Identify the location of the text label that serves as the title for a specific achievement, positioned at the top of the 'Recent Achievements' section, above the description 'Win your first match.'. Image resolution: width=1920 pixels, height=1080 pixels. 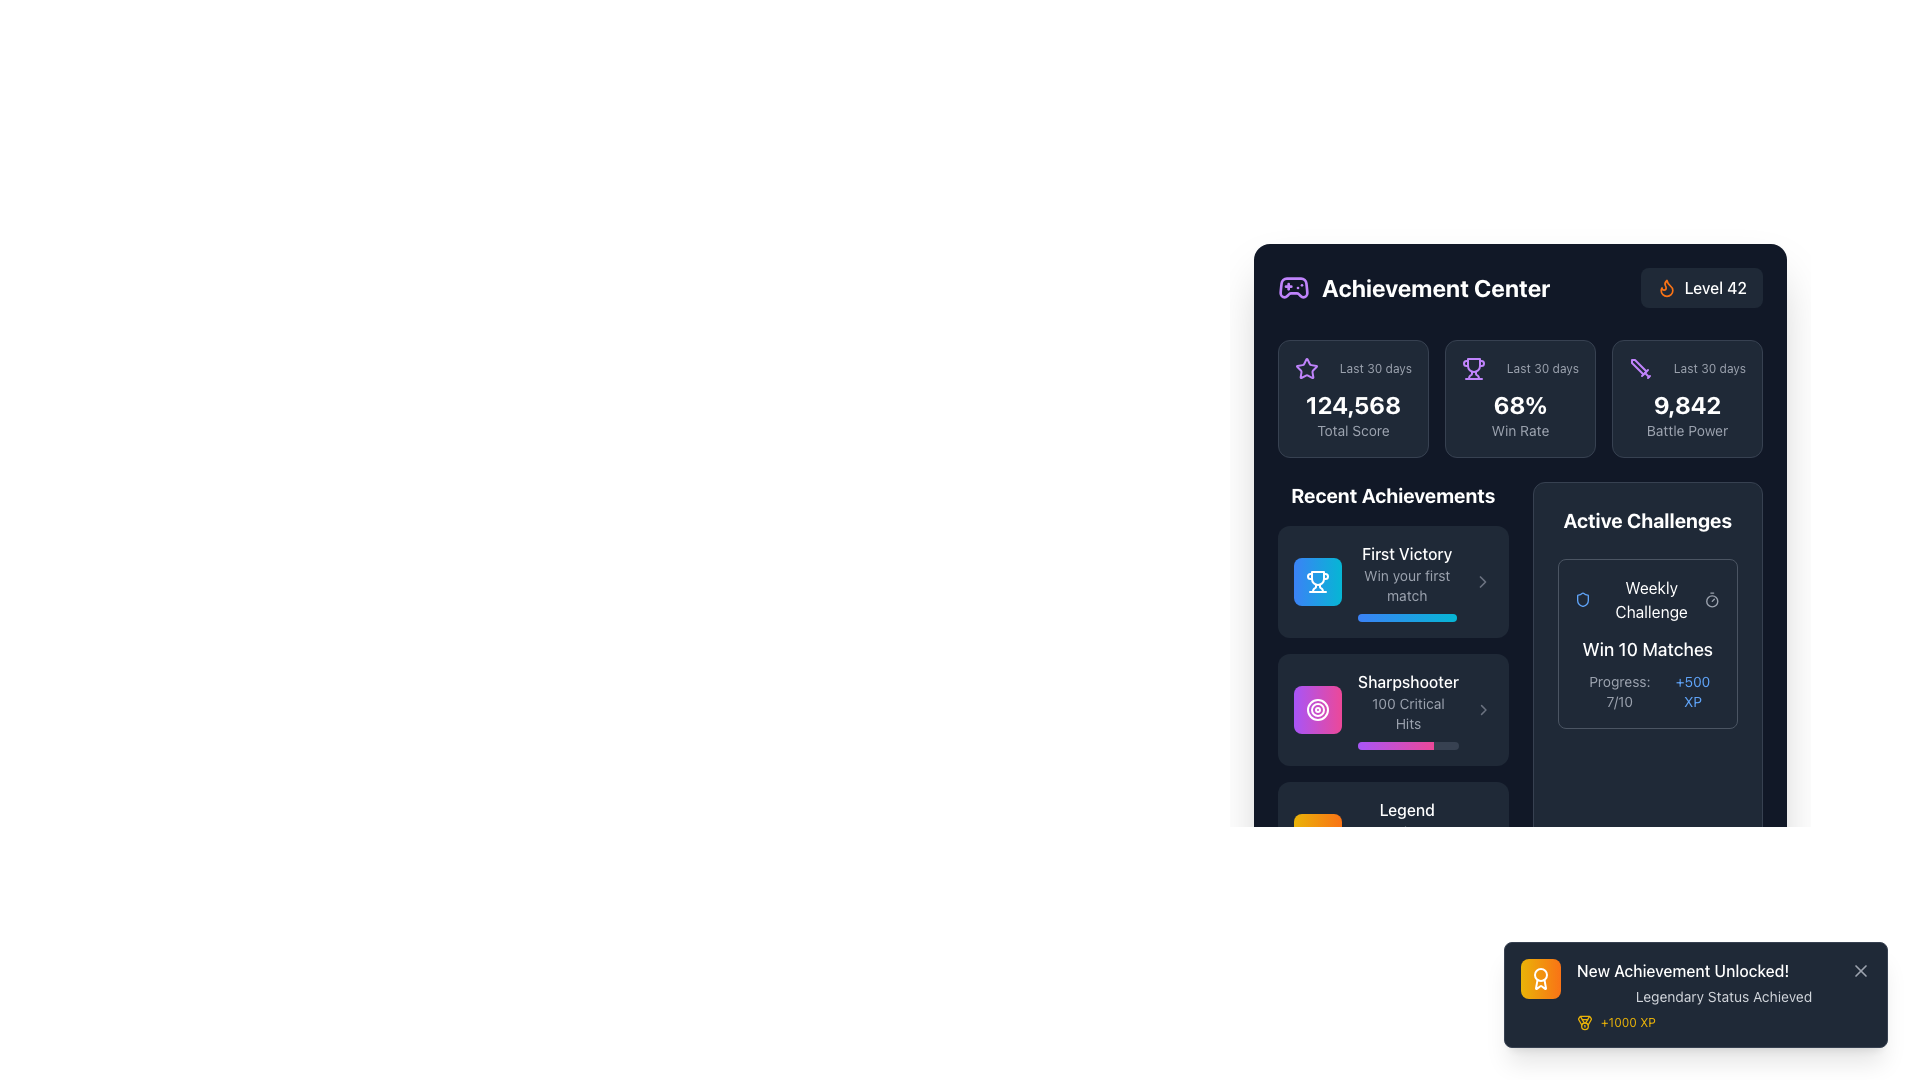
(1406, 554).